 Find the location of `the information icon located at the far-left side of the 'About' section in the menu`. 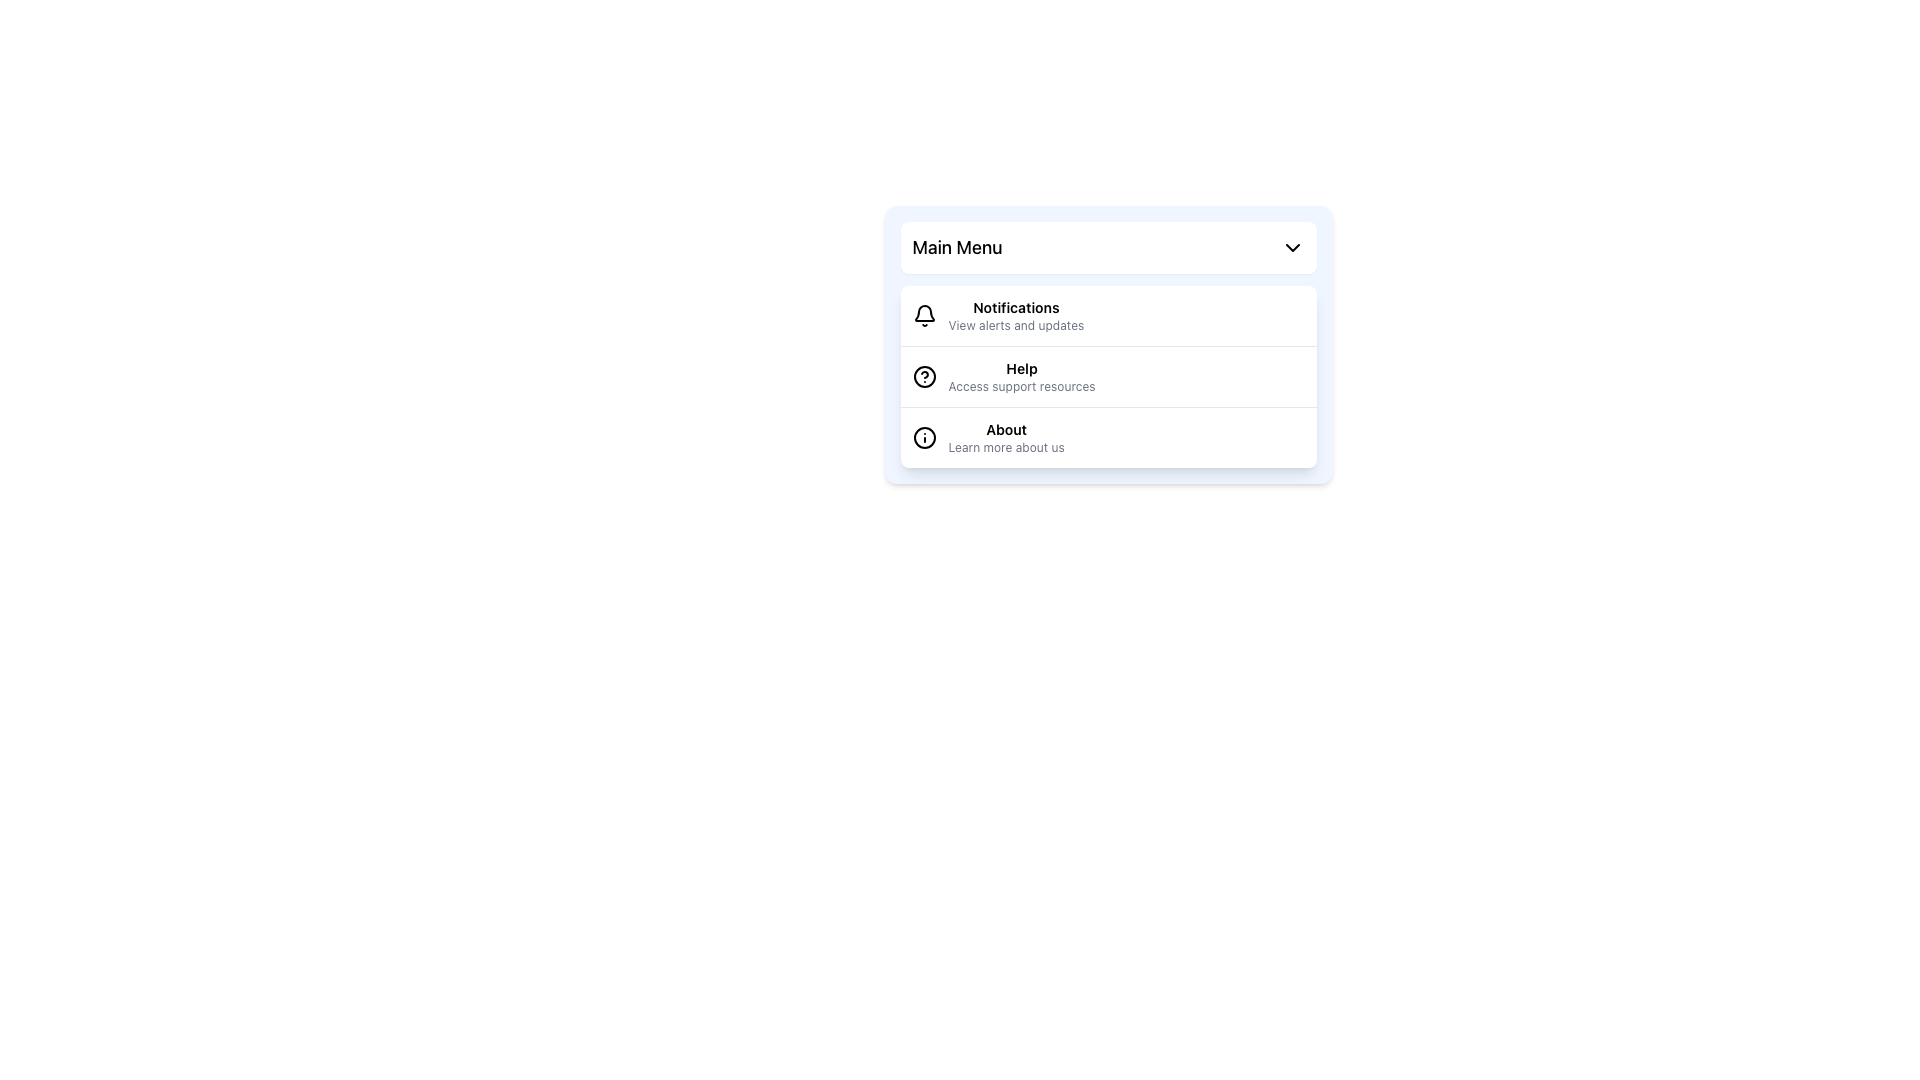

the information icon located at the far-left side of the 'About' section in the menu is located at coordinates (923, 437).